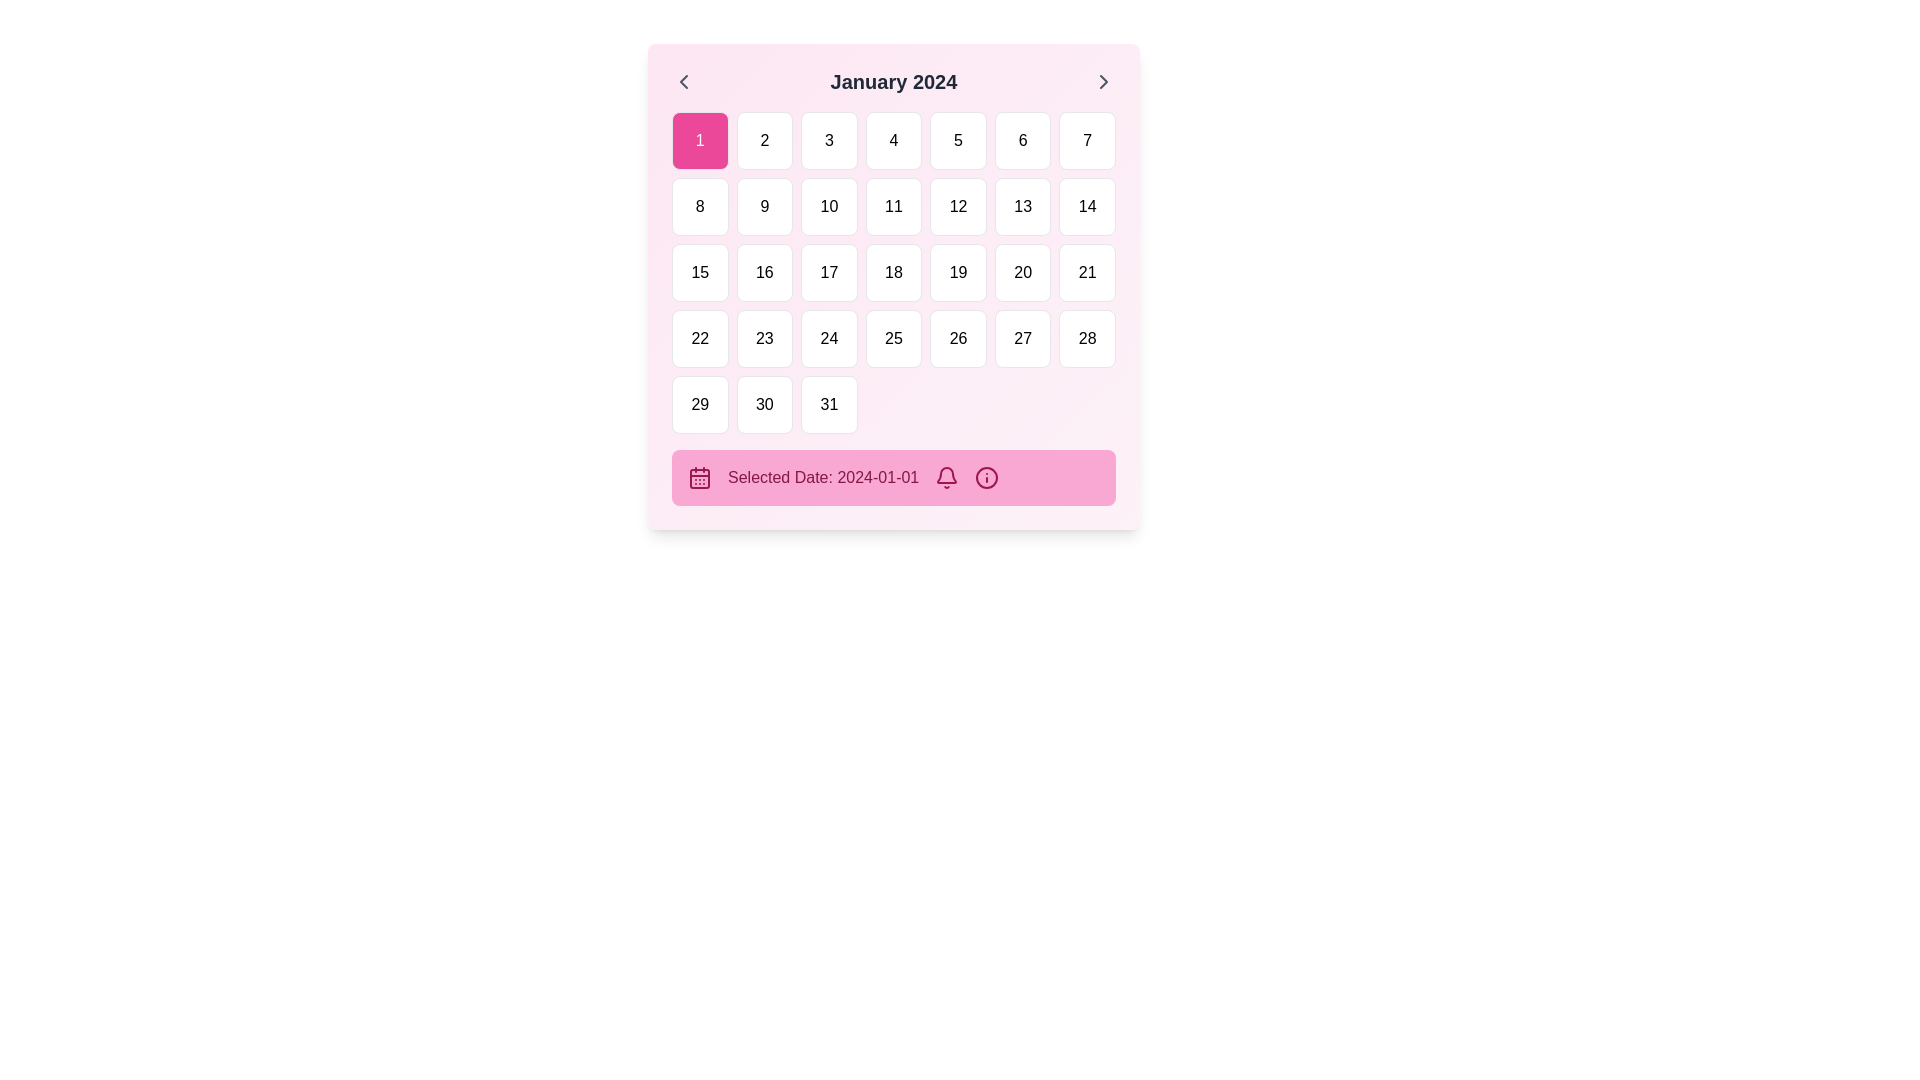 The height and width of the screenshot is (1080, 1920). What do you see at coordinates (700, 478) in the screenshot?
I see `the small square-shaped decorative rectangle within the calendar icon, which is styled with a pink background and located in the bottom portion of the calendar interface` at bounding box center [700, 478].